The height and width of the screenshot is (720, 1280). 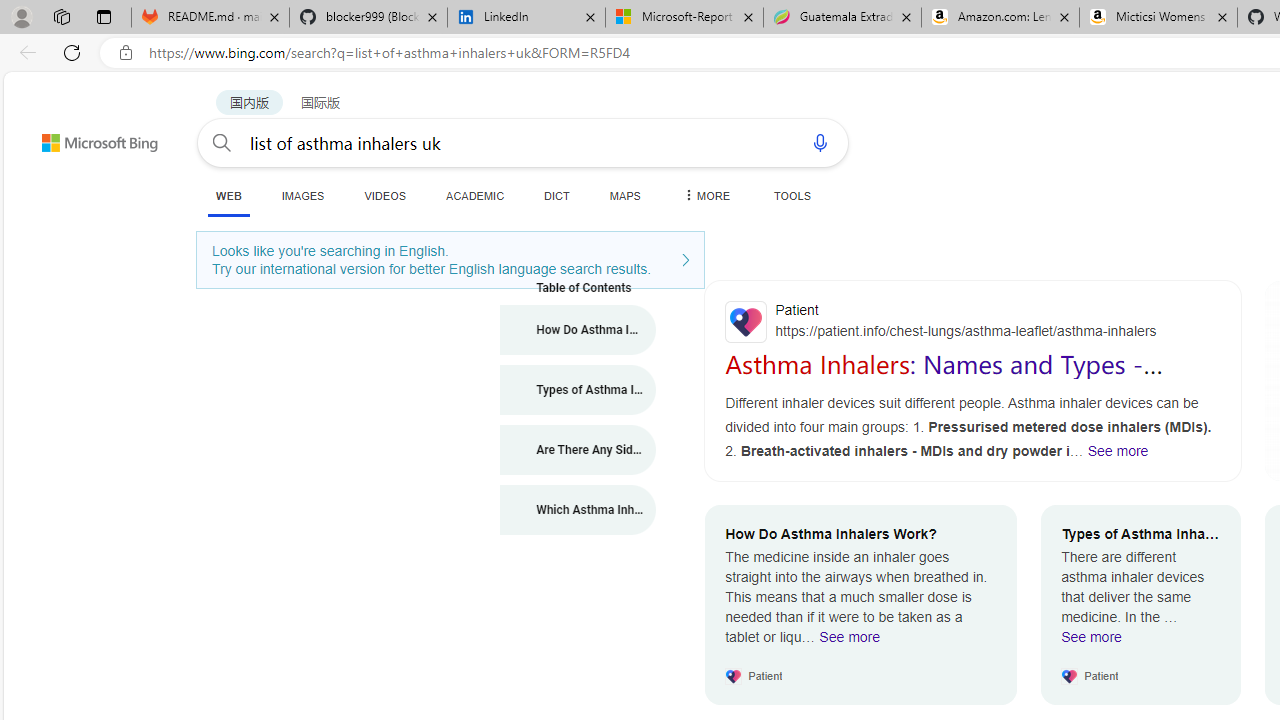 What do you see at coordinates (526, 17) in the screenshot?
I see `'LinkedIn'` at bounding box center [526, 17].